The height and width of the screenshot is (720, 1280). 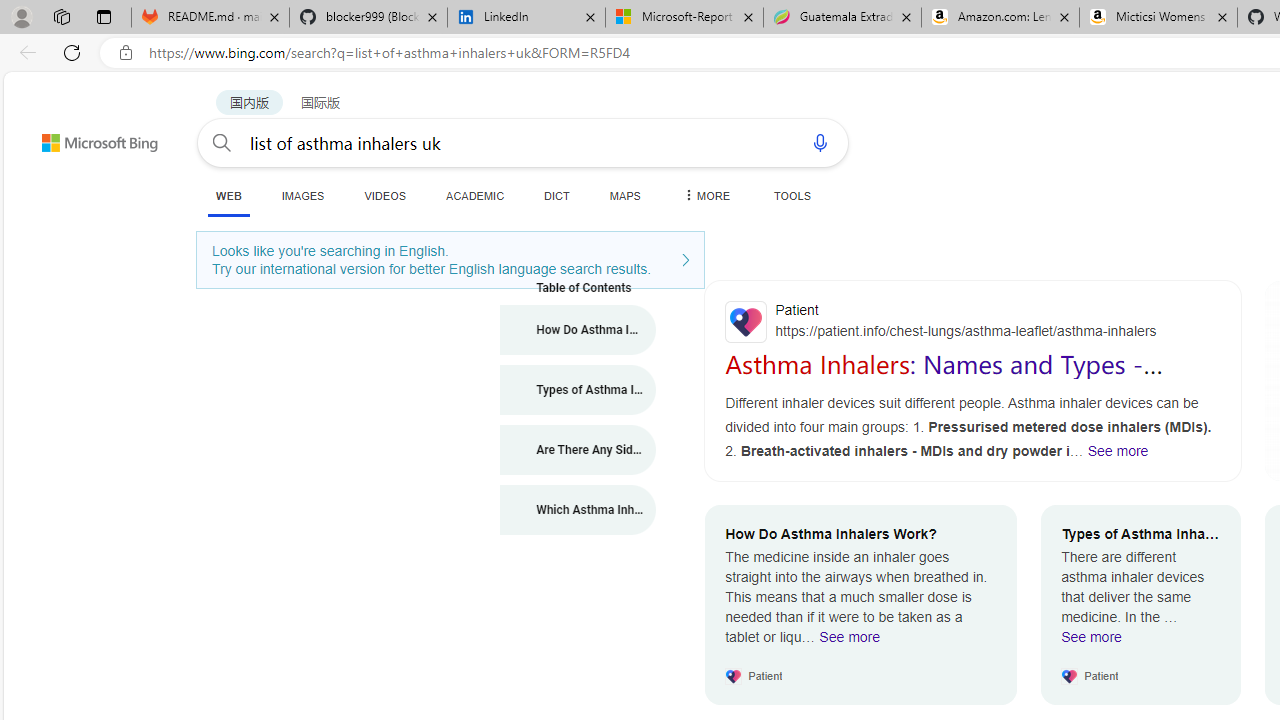 What do you see at coordinates (526, 17) in the screenshot?
I see `'LinkedIn'` at bounding box center [526, 17].